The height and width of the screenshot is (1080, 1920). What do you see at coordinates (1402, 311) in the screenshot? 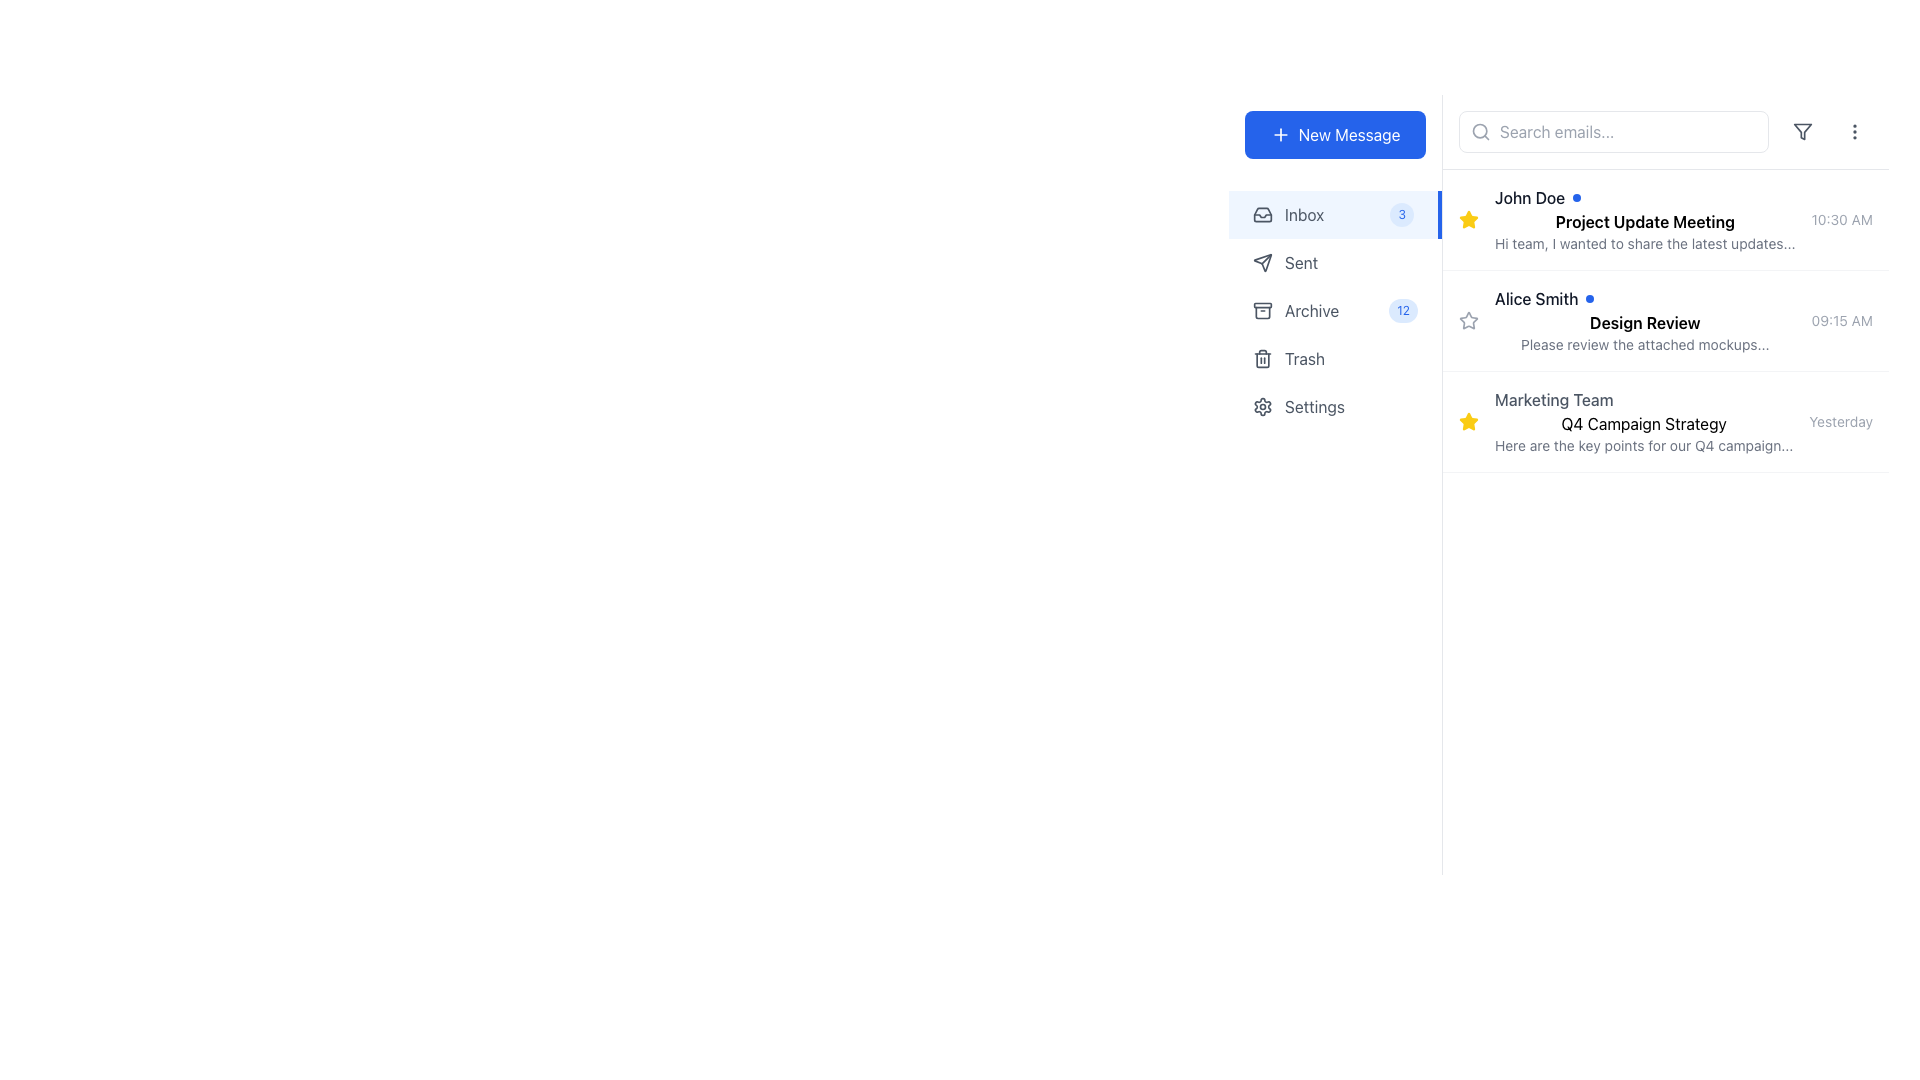
I see `the badge-style notification indicator that displays the number '12', which is styled with a blue background and blue text, located next to the 'Archive' text in the left-side navigation bar` at bounding box center [1402, 311].